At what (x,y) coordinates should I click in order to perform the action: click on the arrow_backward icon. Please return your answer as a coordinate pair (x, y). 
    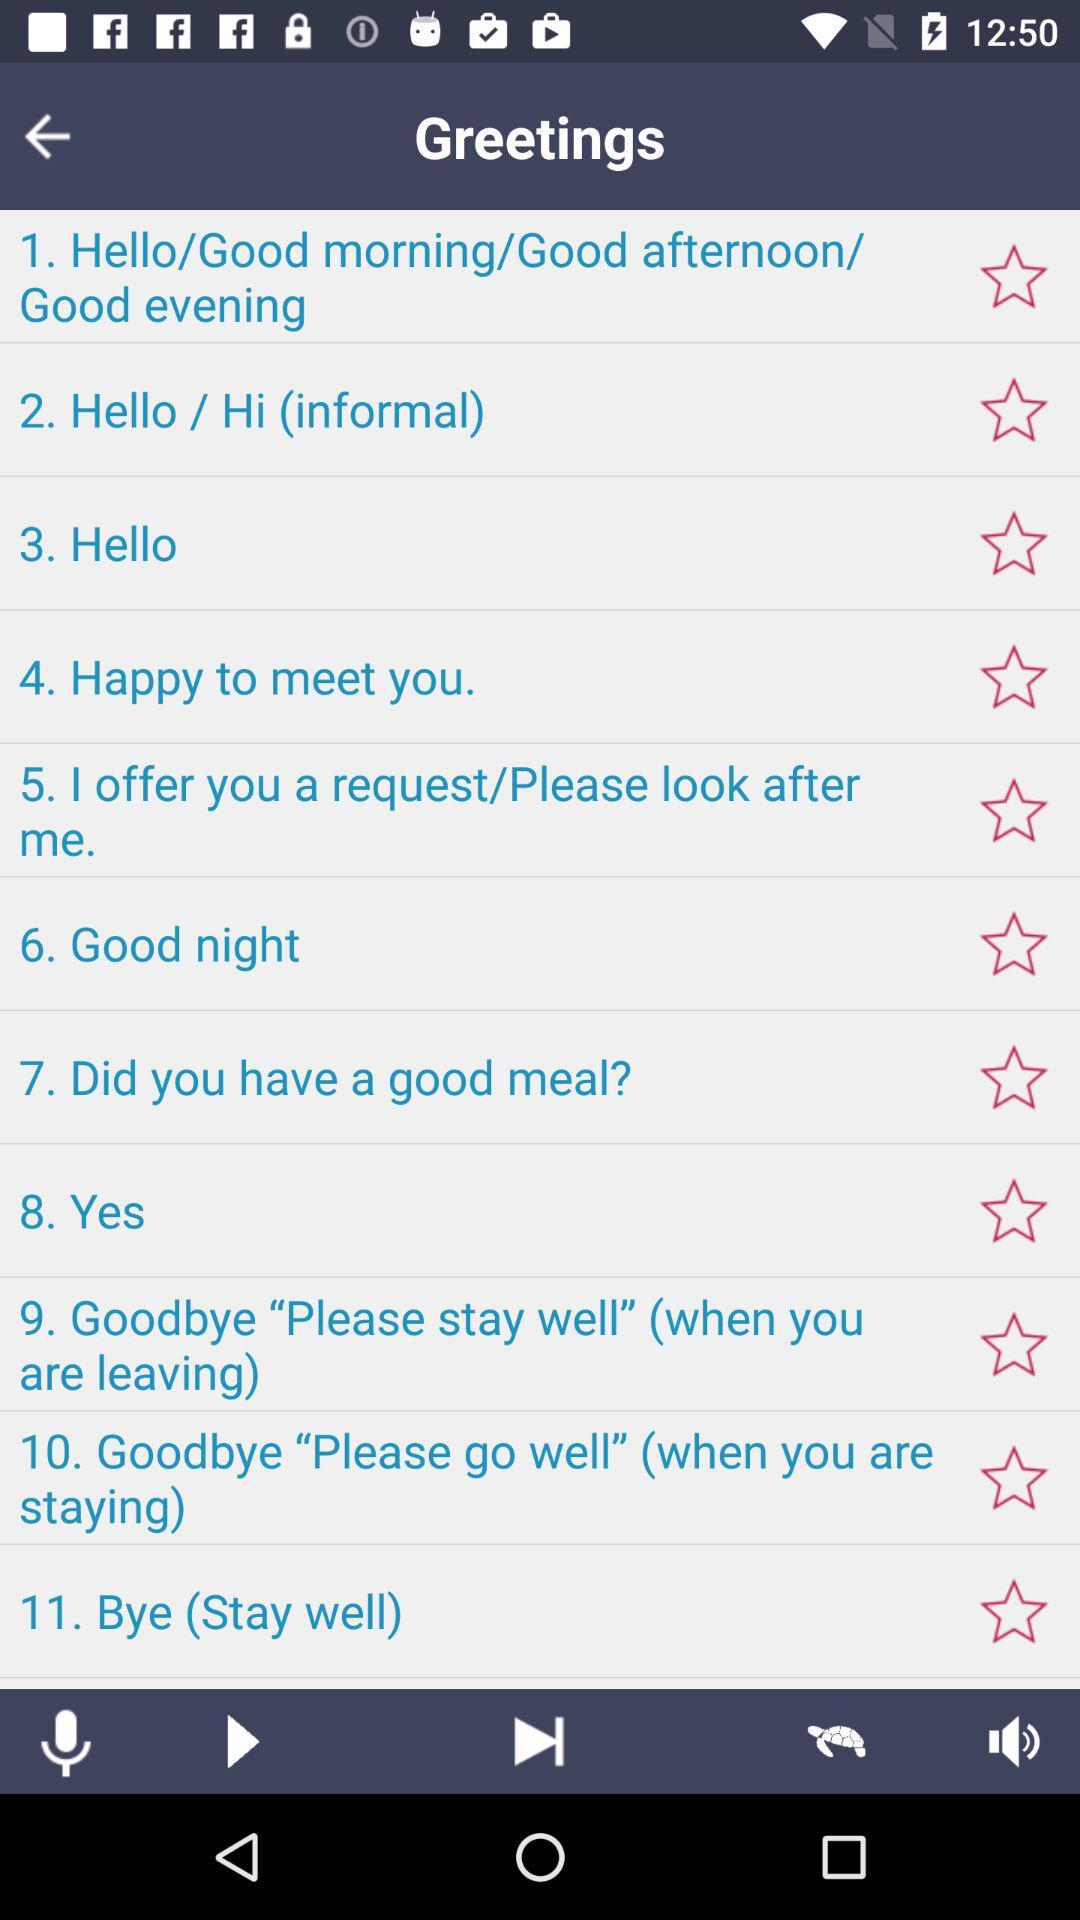
    Looking at the image, I should click on (59, 135).